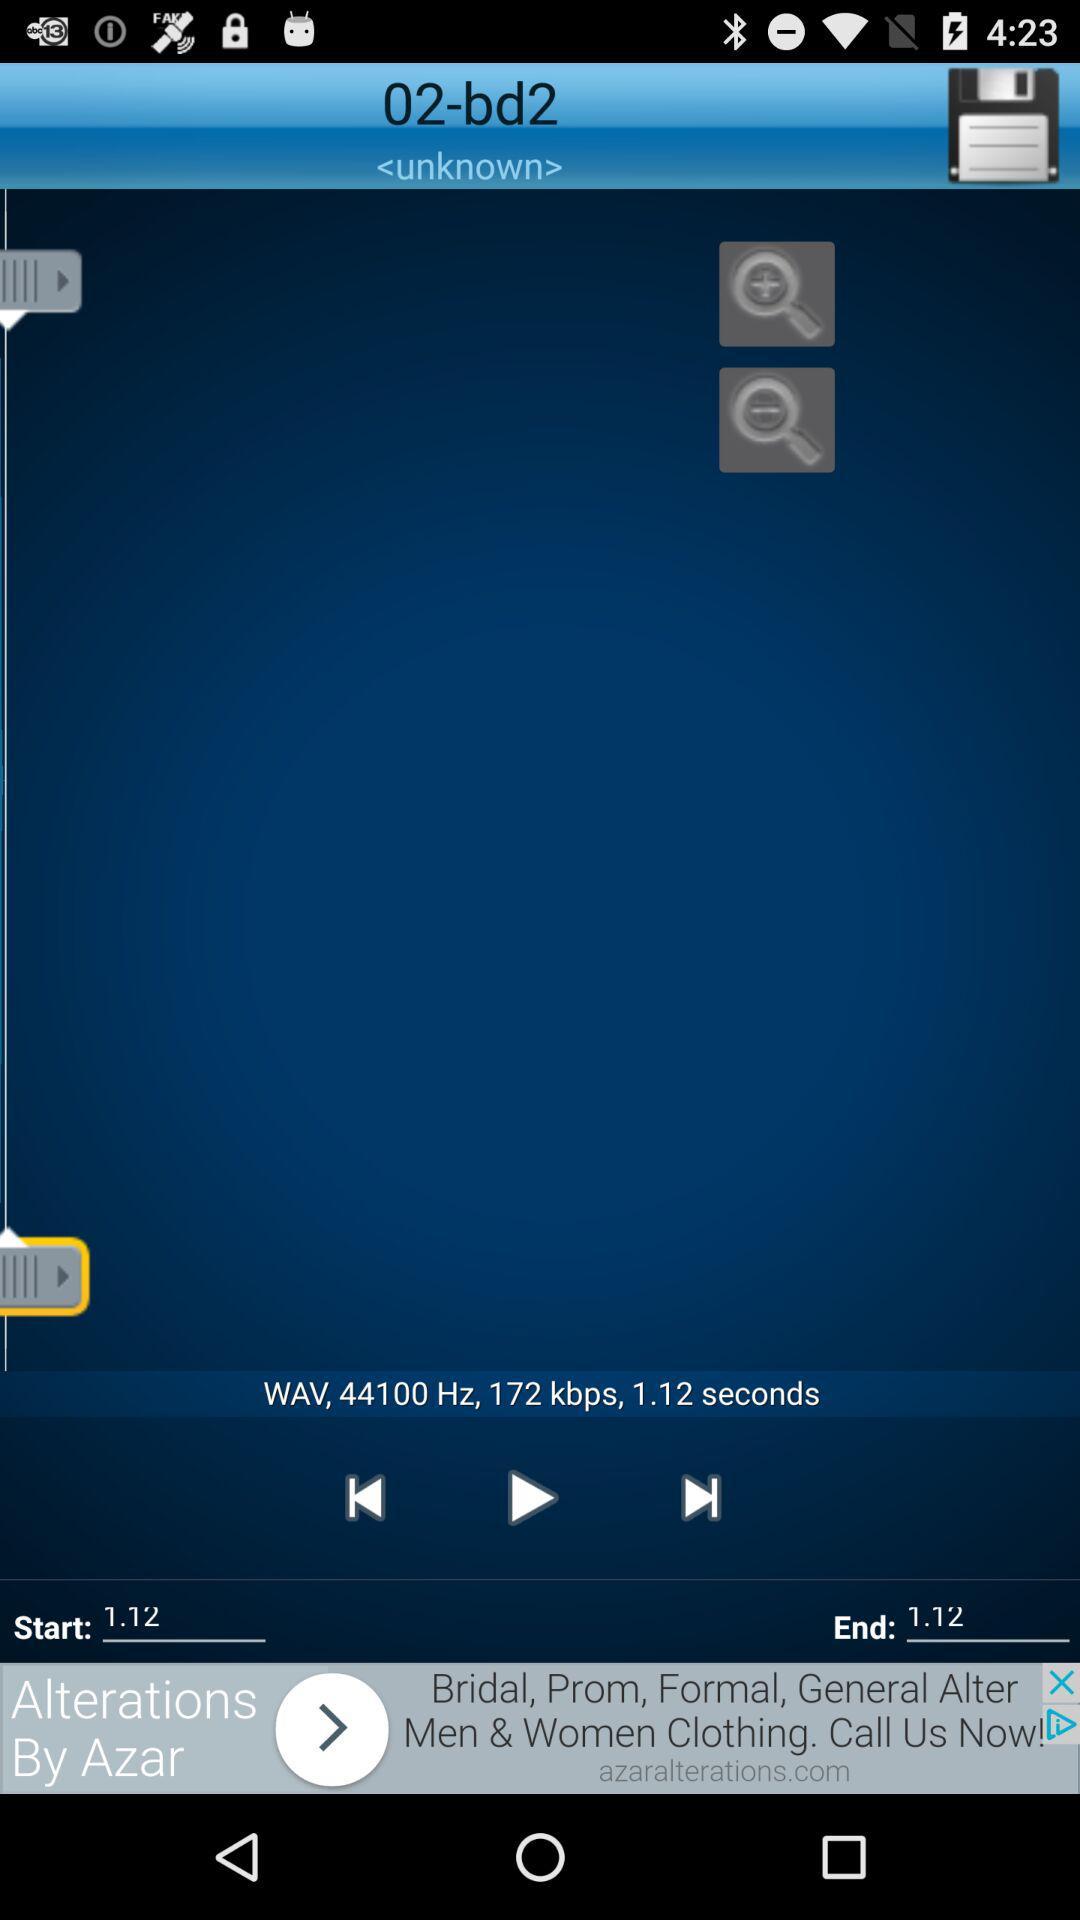 The image size is (1080, 1920). I want to click on the play icon, so click(532, 1603).